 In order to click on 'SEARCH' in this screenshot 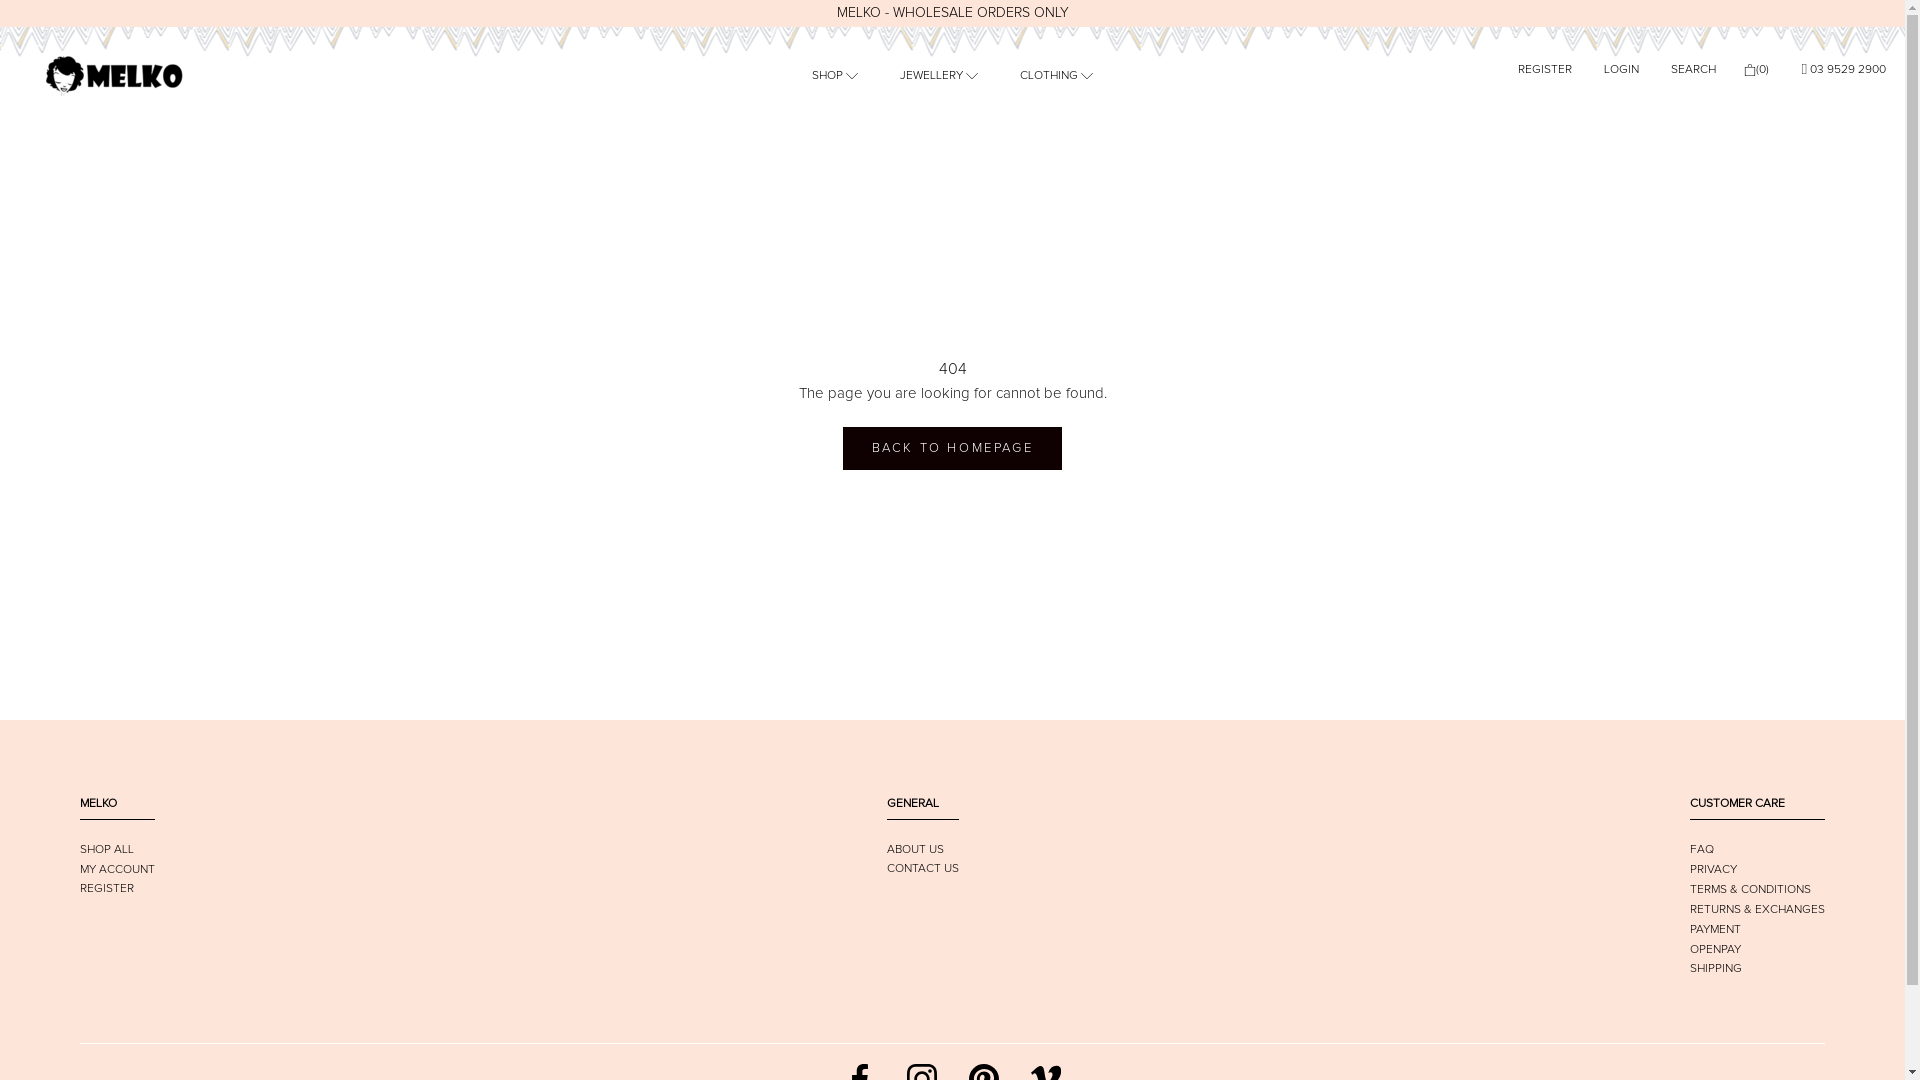, I will do `click(1692, 69)`.